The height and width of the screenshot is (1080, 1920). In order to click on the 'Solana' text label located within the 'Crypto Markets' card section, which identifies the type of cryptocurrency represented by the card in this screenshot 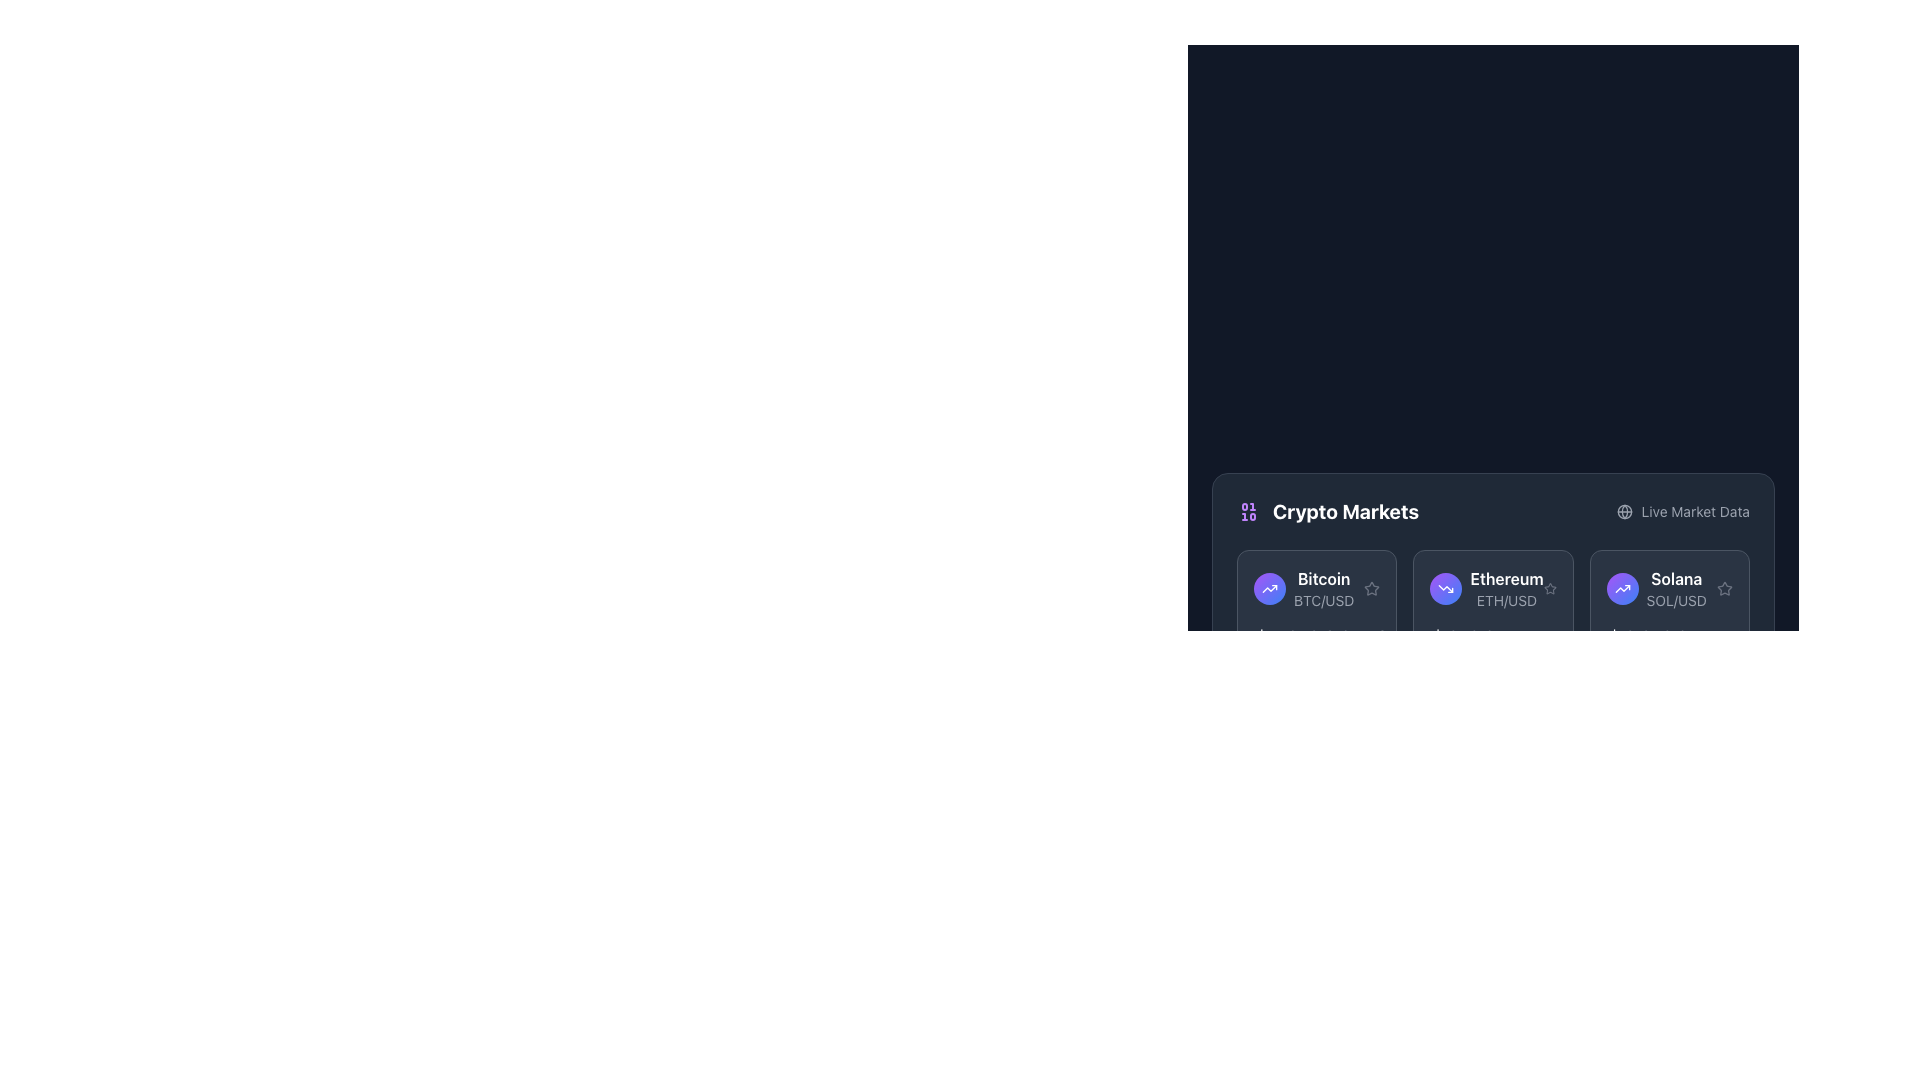, I will do `click(1676, 578)`.